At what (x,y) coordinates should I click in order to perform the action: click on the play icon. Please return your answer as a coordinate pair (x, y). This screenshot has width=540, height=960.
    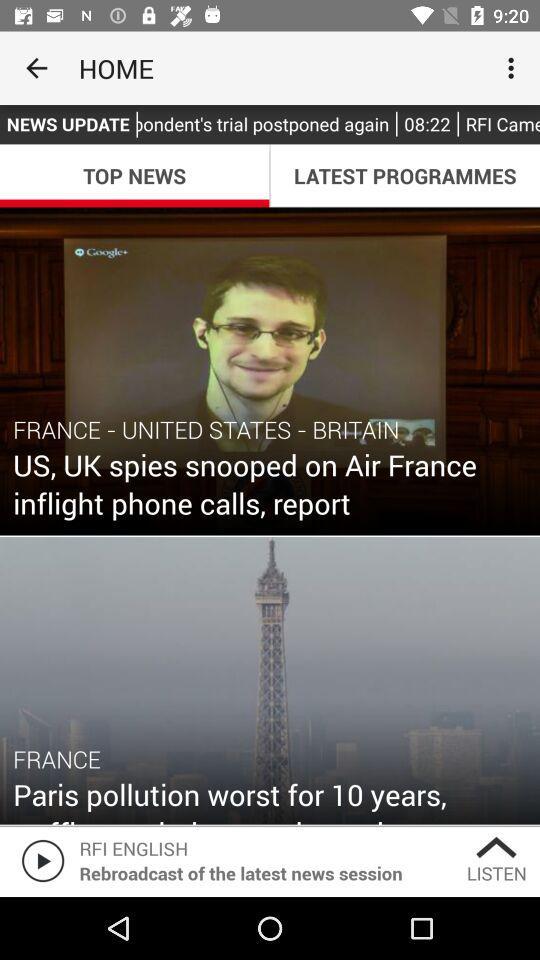
    Looking at the image, I should click on (39, 859).